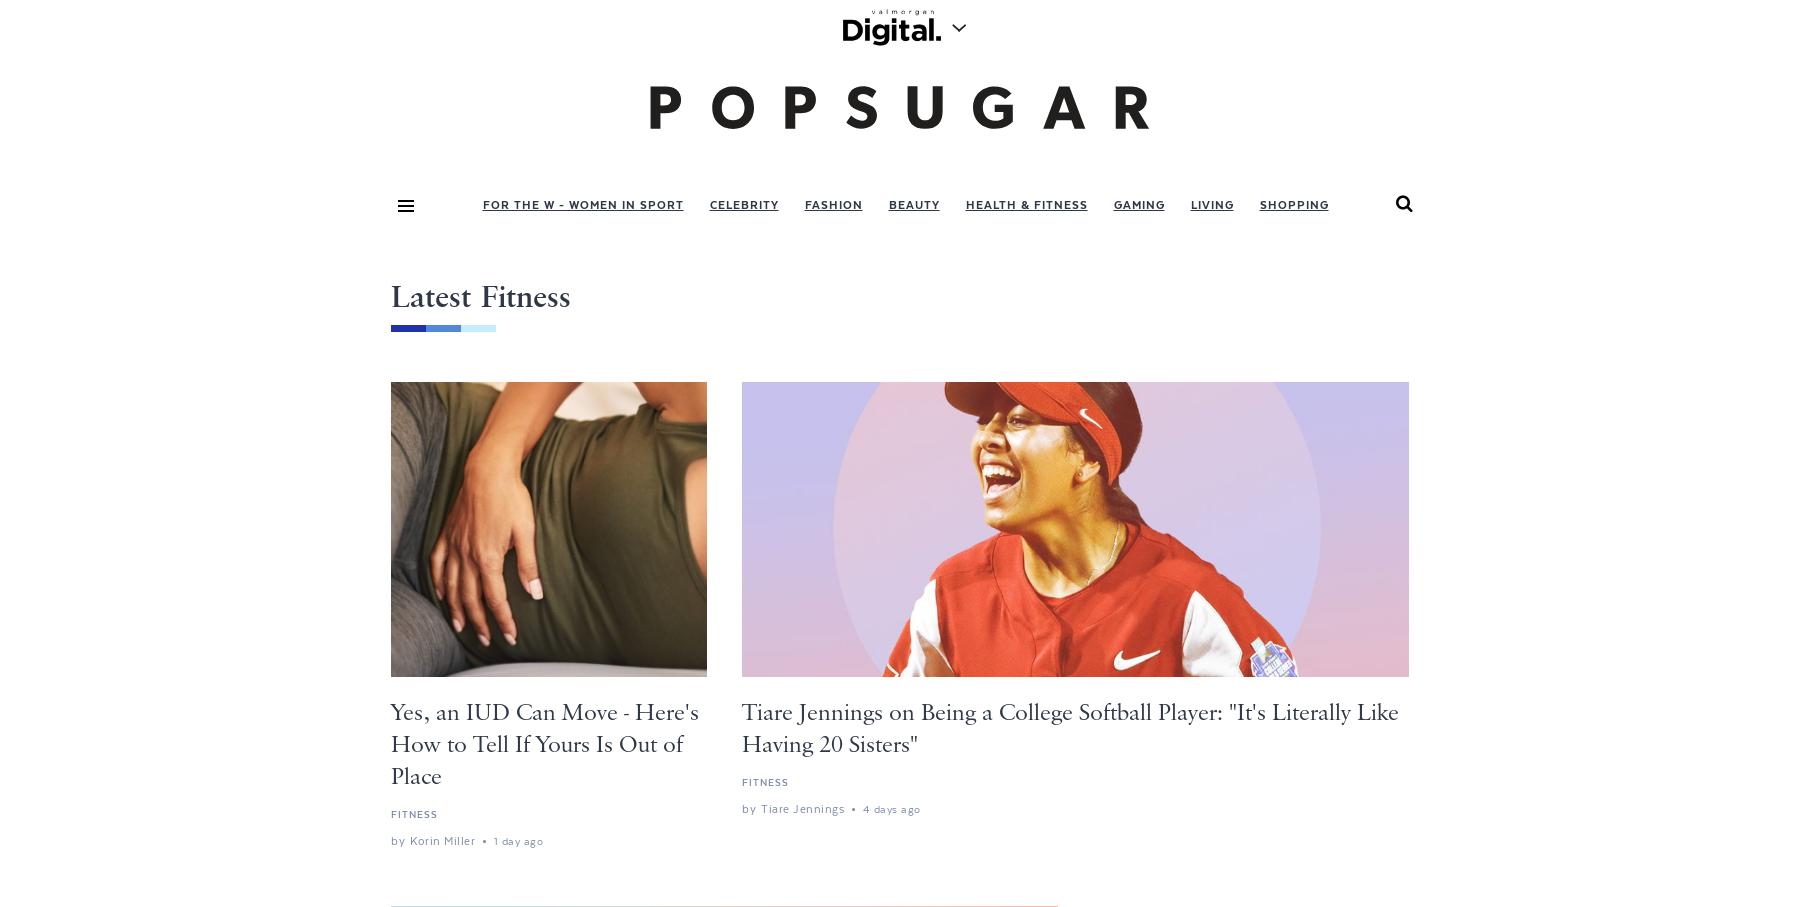 The width and height of the screenshot is (1800, 907). What do you see at coordinates (479, 298) in the screenshot?
I see `'Latest
			Fitness'` at bounding box center [479, 298].